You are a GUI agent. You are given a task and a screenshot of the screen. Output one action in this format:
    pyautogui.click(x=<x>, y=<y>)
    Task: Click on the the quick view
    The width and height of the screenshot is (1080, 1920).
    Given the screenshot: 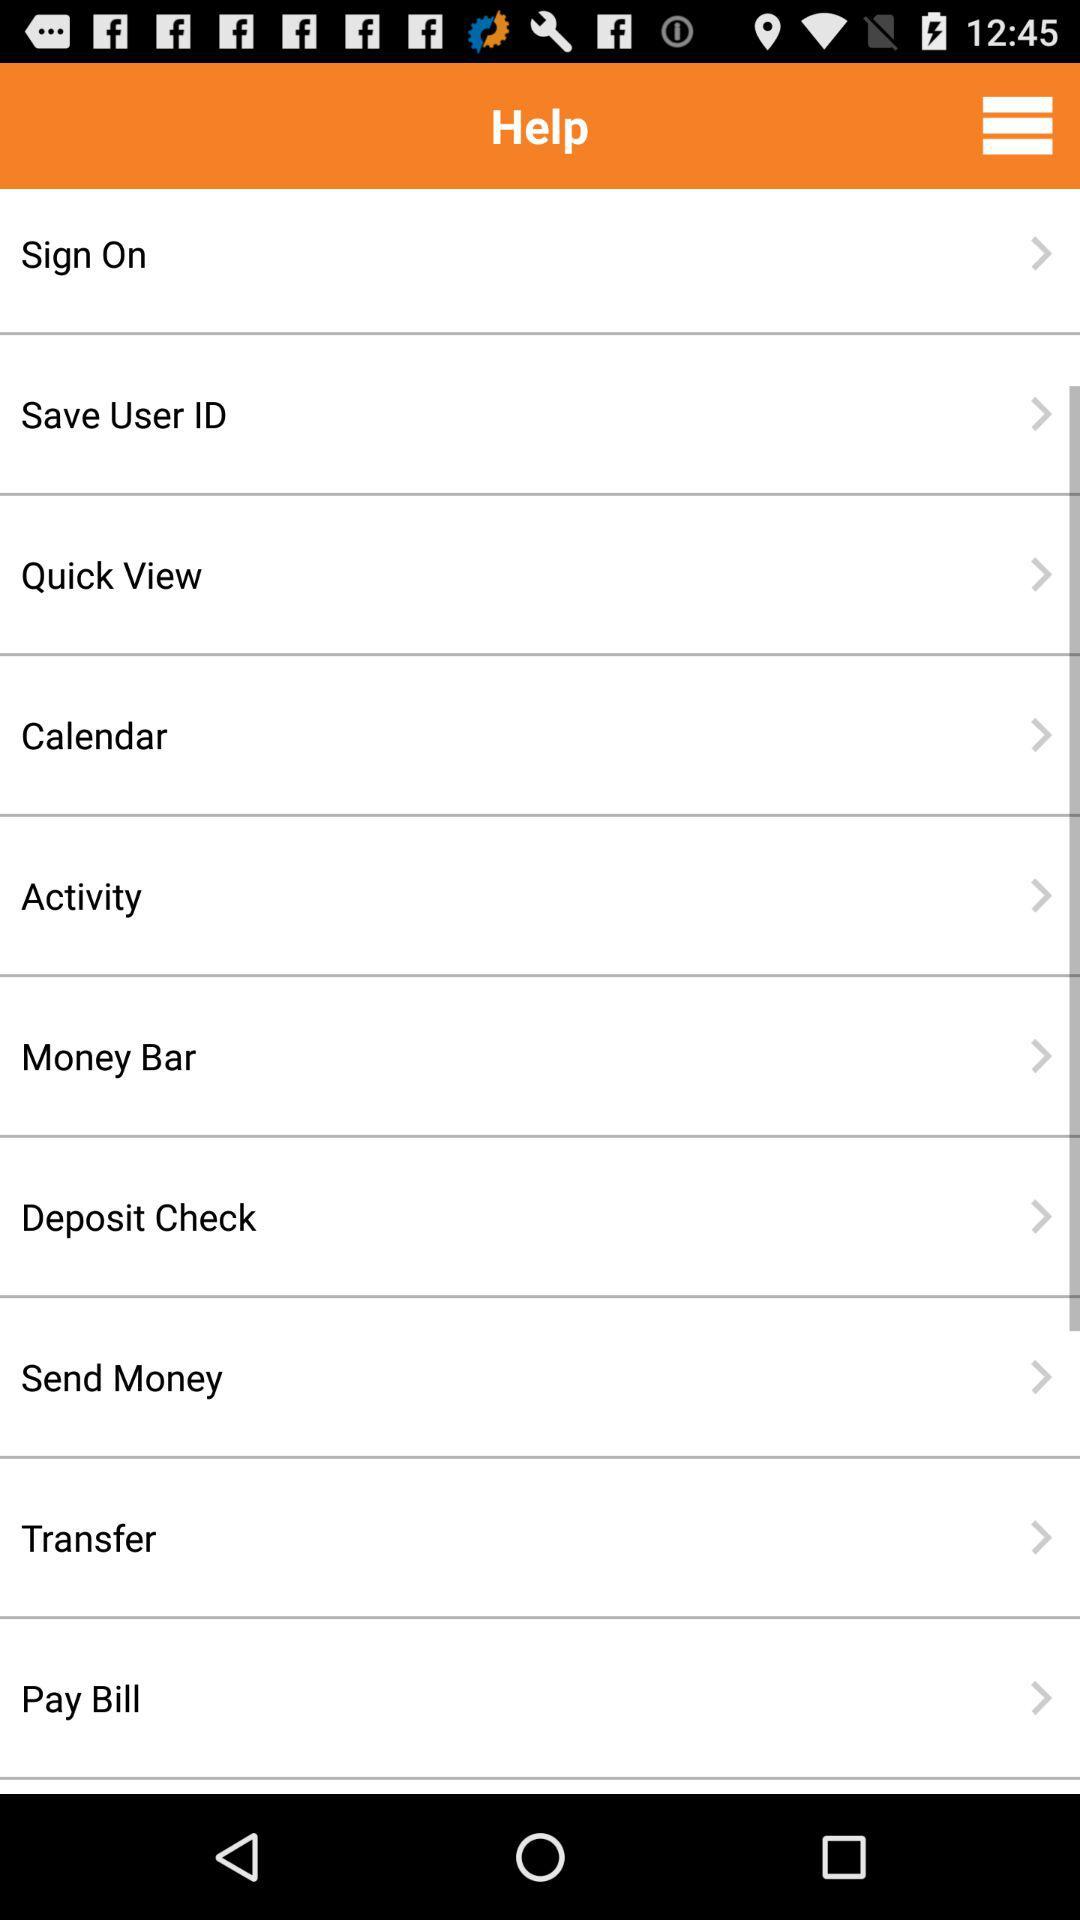 What is the action you would take?
    pyautogui.click(x=475, y=573)
    